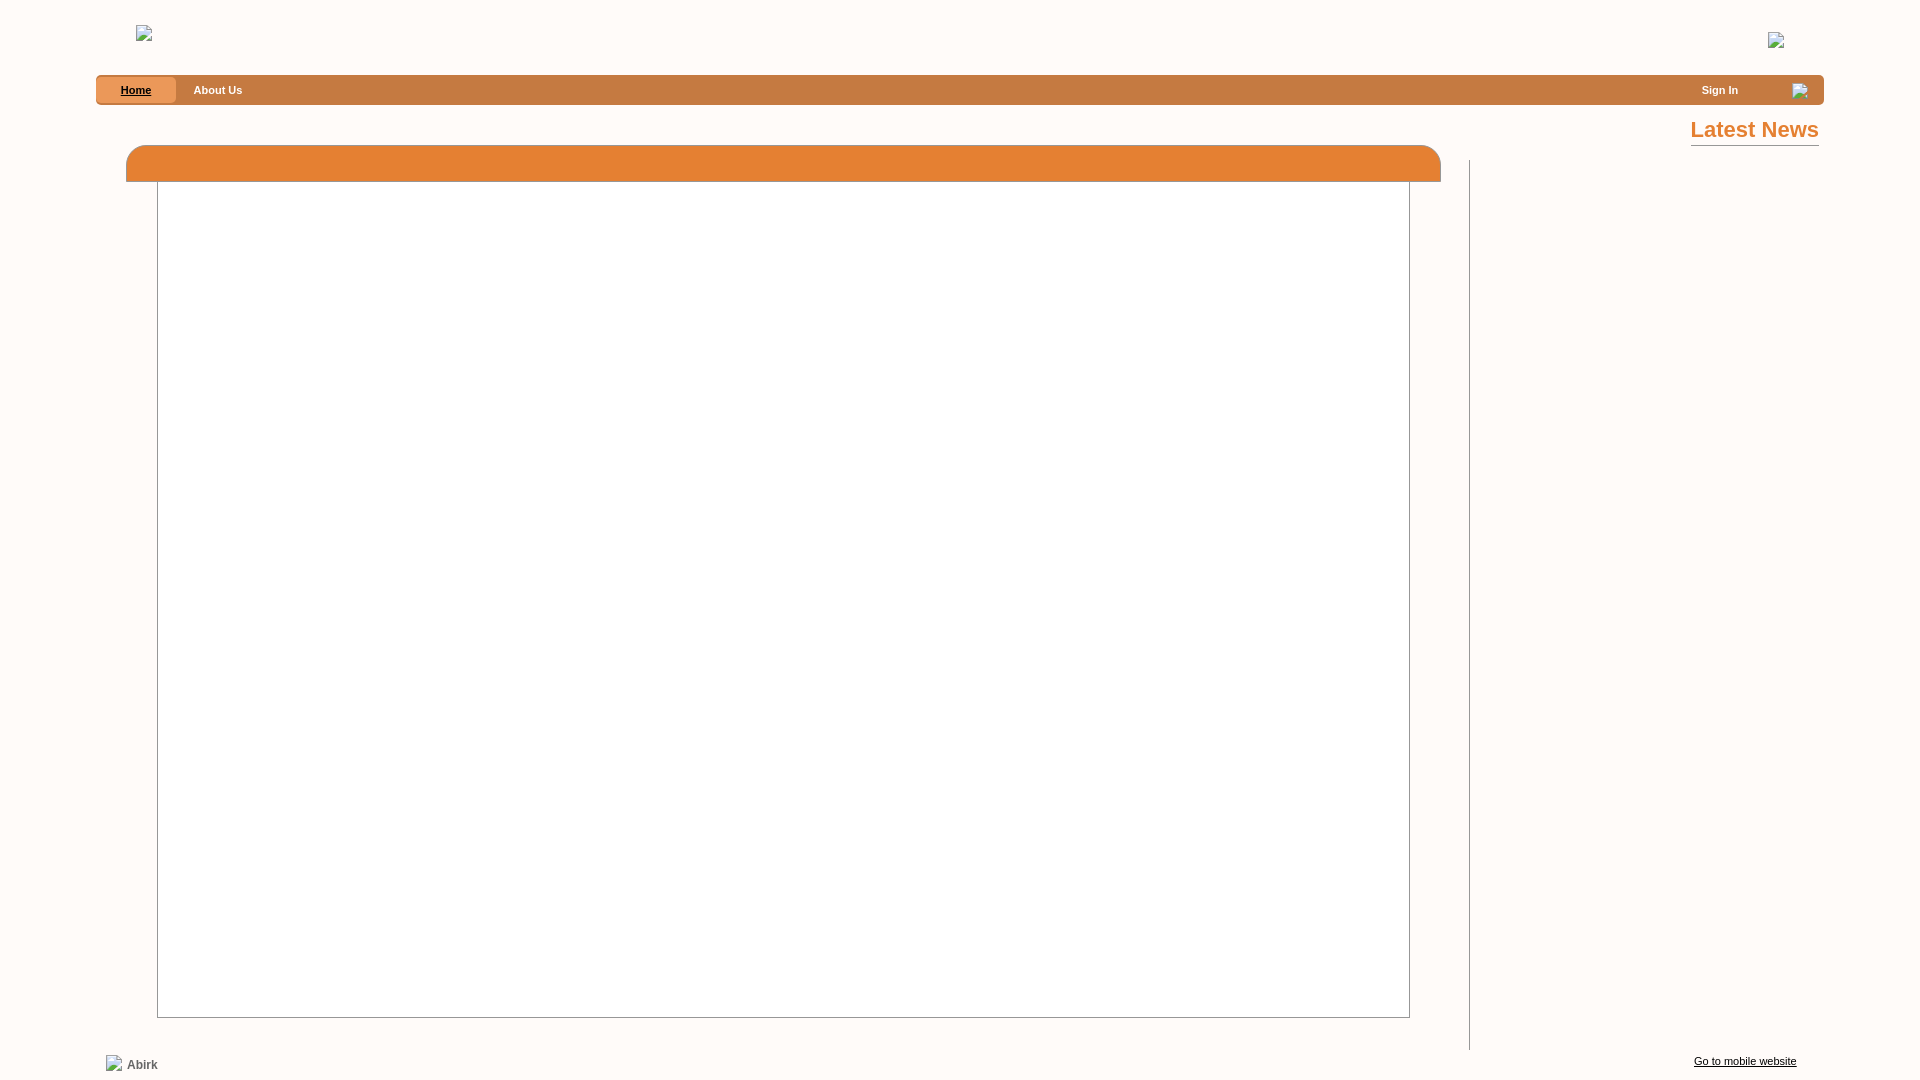 This screenshot has height=1080, width=1920. Describe the element at coordinates (135, 88) in the screenshot. I see `'Home'` at that location.